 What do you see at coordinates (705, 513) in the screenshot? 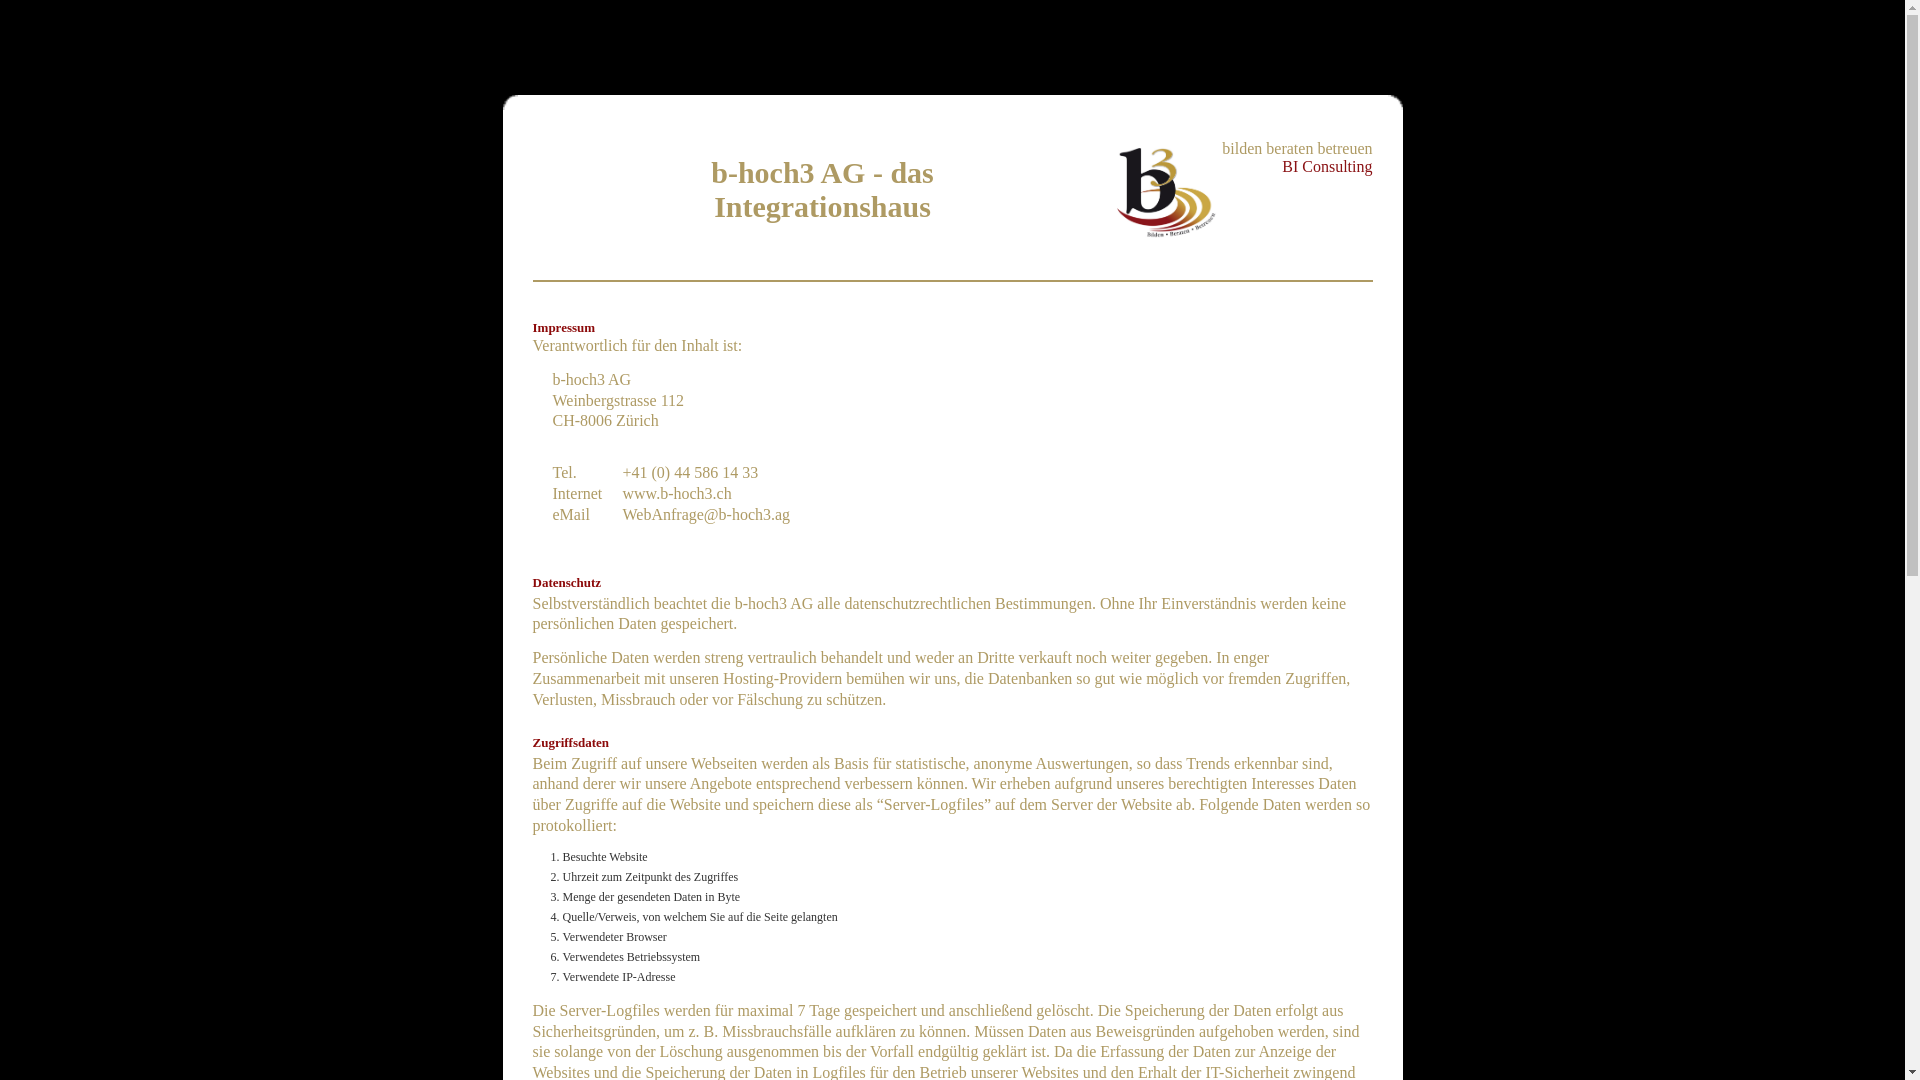
I see `'WebAnfrage@b-hoch3.ag'` at bounding box center [705, 513].